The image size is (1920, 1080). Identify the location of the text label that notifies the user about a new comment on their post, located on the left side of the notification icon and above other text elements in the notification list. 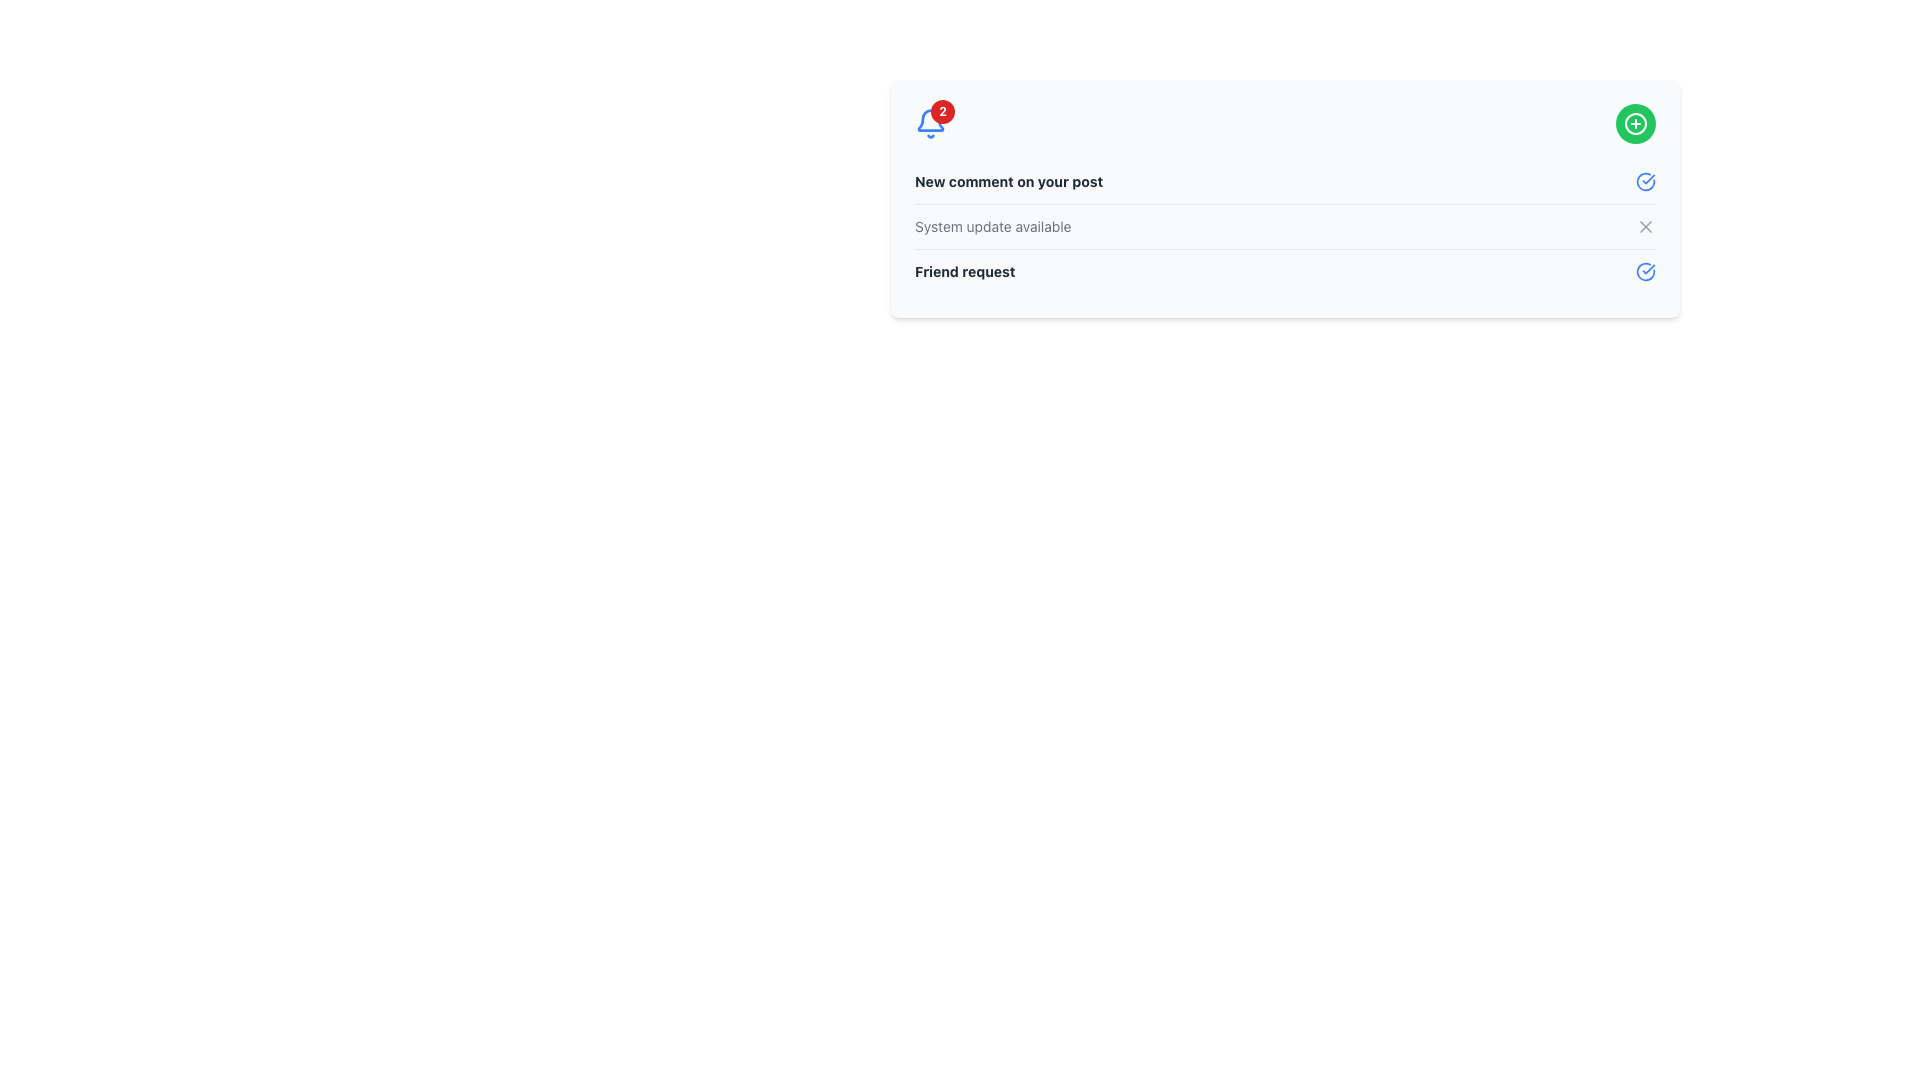
(1009, 181).